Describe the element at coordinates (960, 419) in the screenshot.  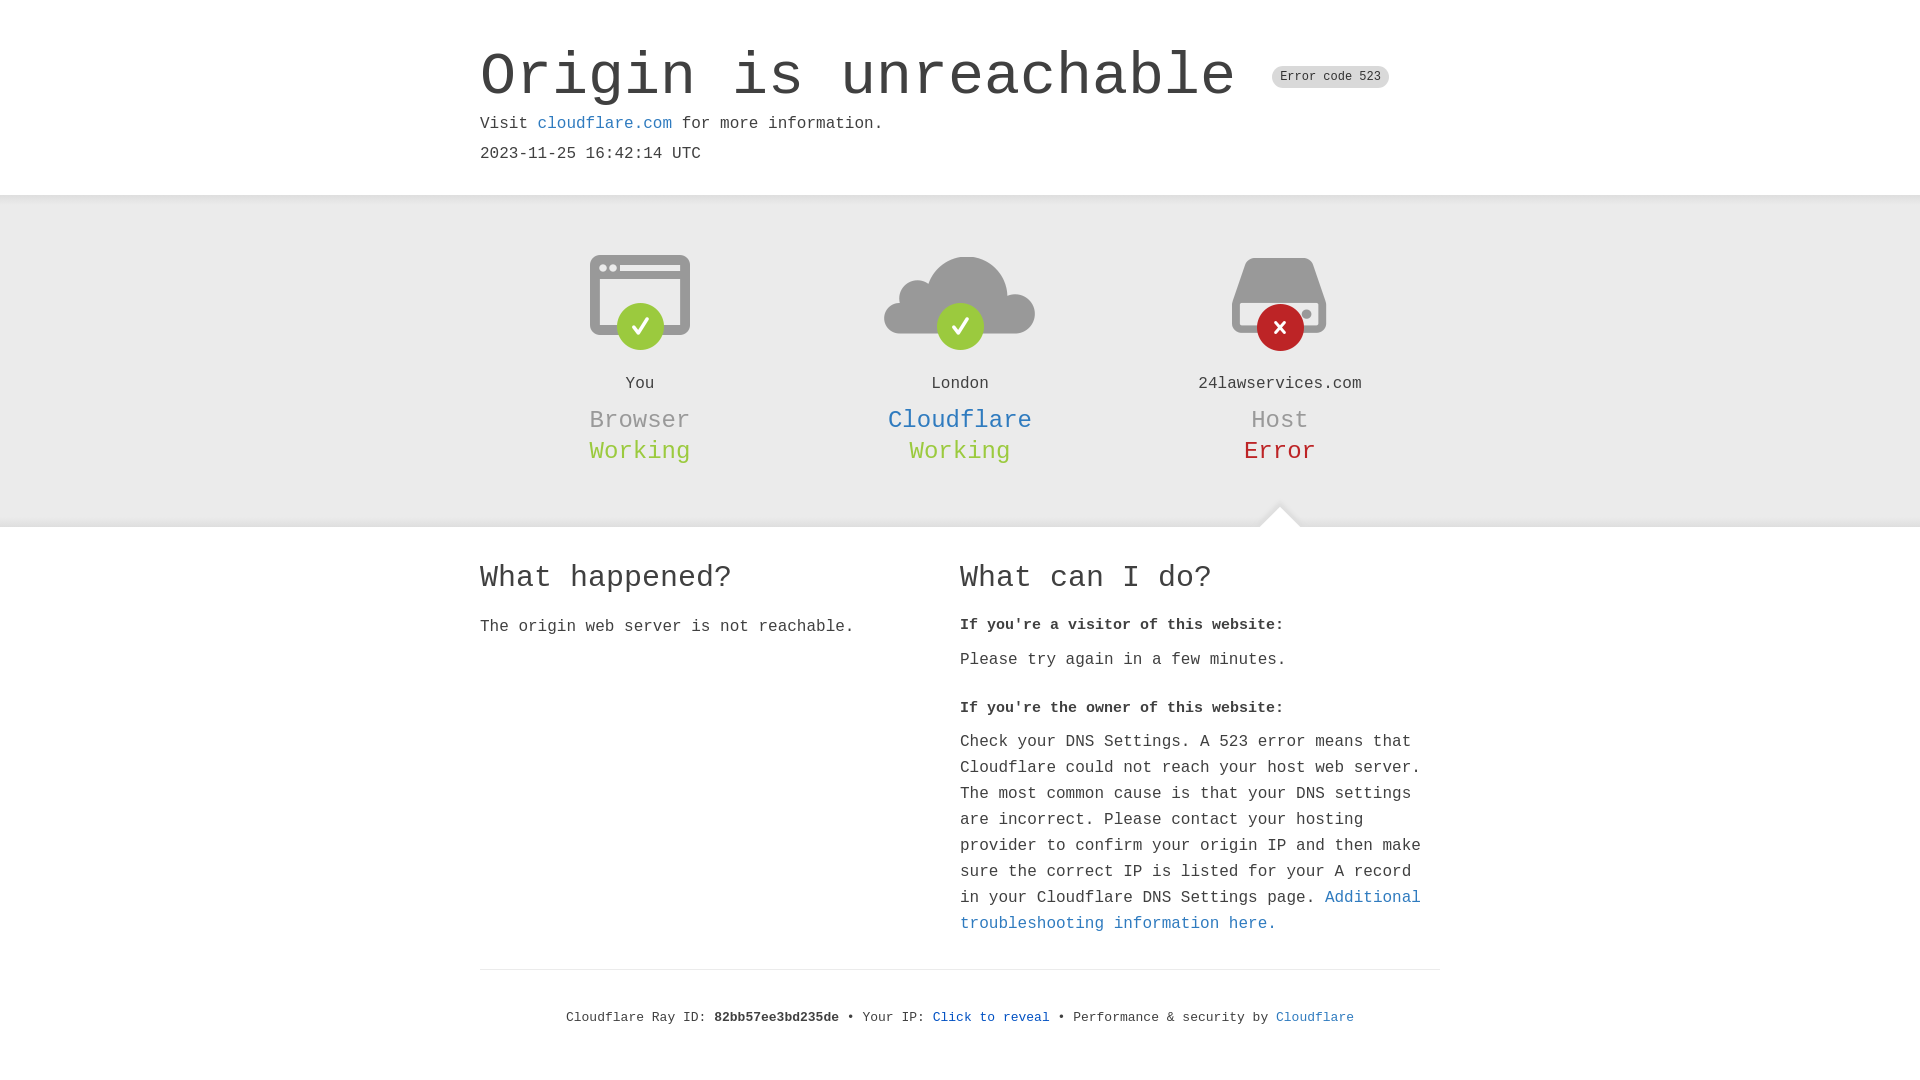
I see `'Cloudflare'` at that location.